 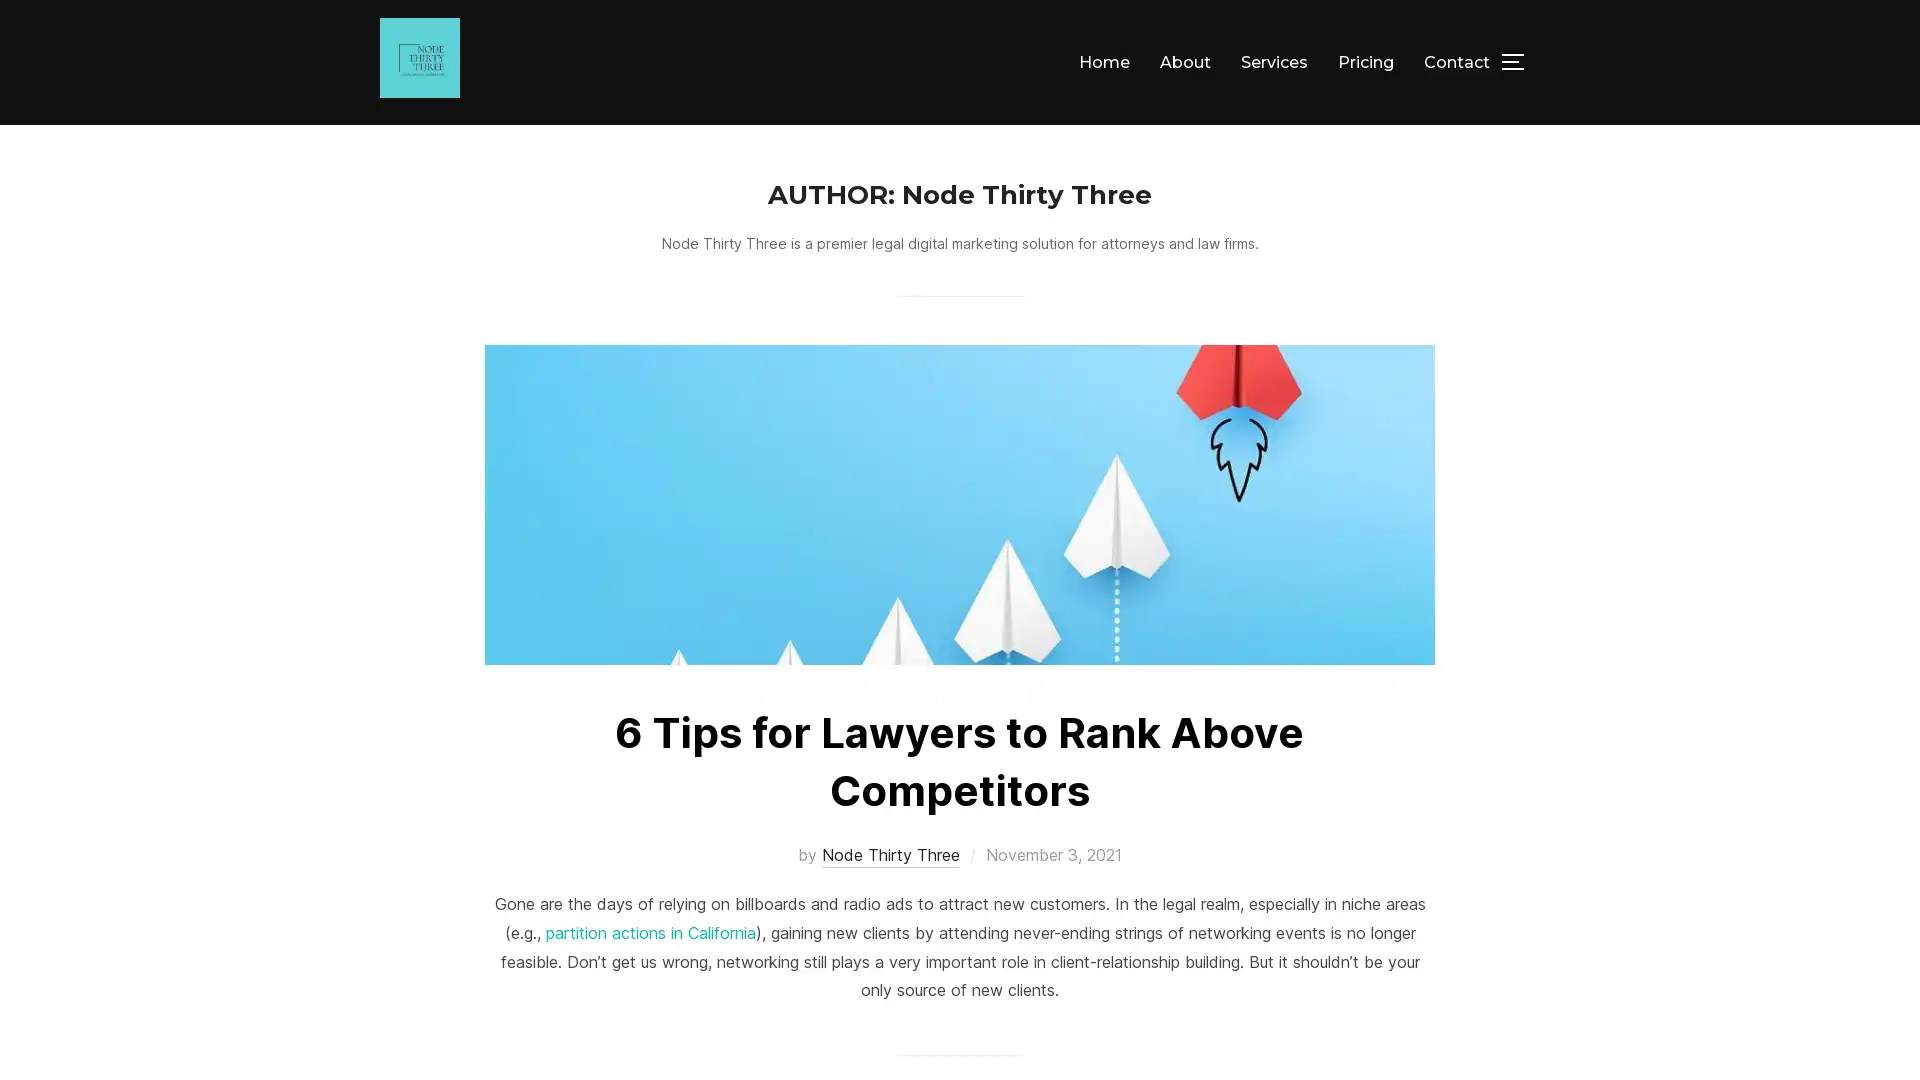 What do you see at coordinates (1520, 60) in the screenshot?
I see `TOGGLE SIDEBAR & NAVIGATION` at bounding box center [1520, 60].